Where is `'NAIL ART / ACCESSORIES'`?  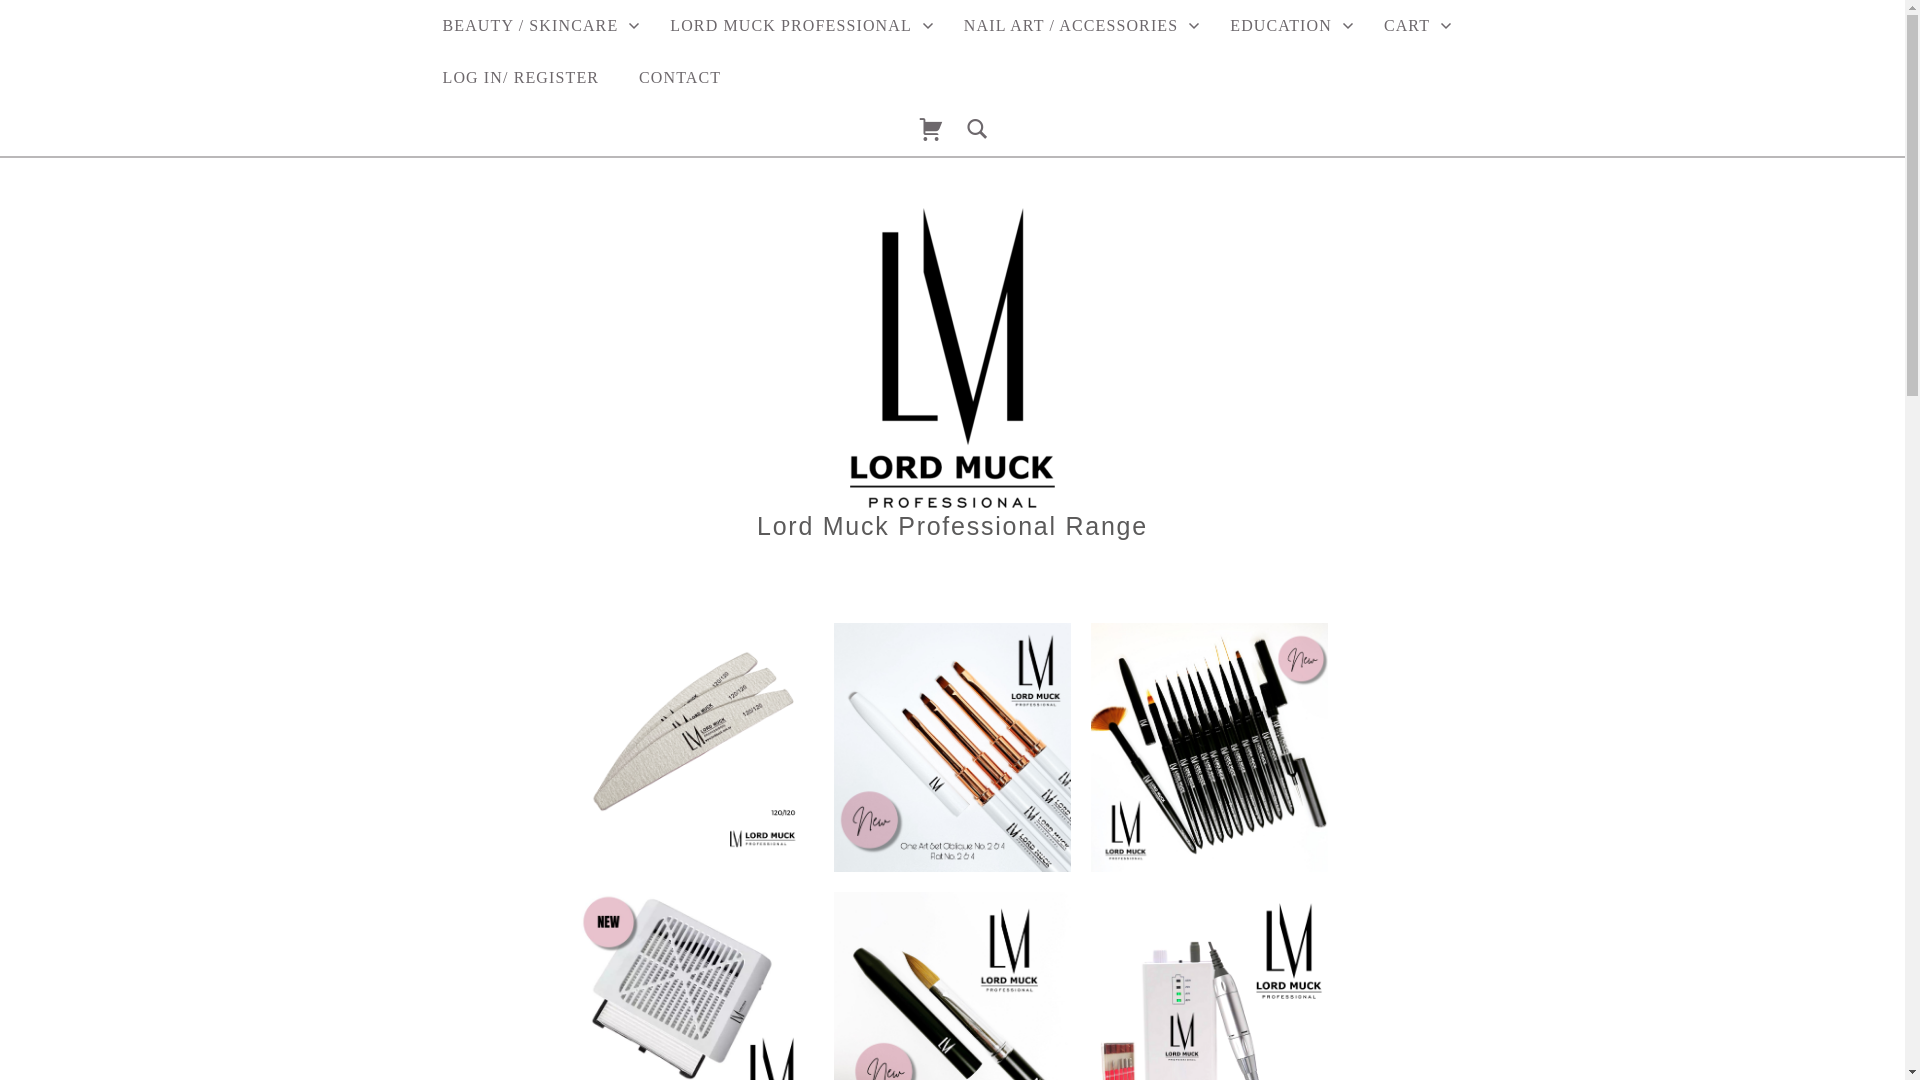
'NAIL ART / ACCESSORIES' is located at coordinates (1075, 26).